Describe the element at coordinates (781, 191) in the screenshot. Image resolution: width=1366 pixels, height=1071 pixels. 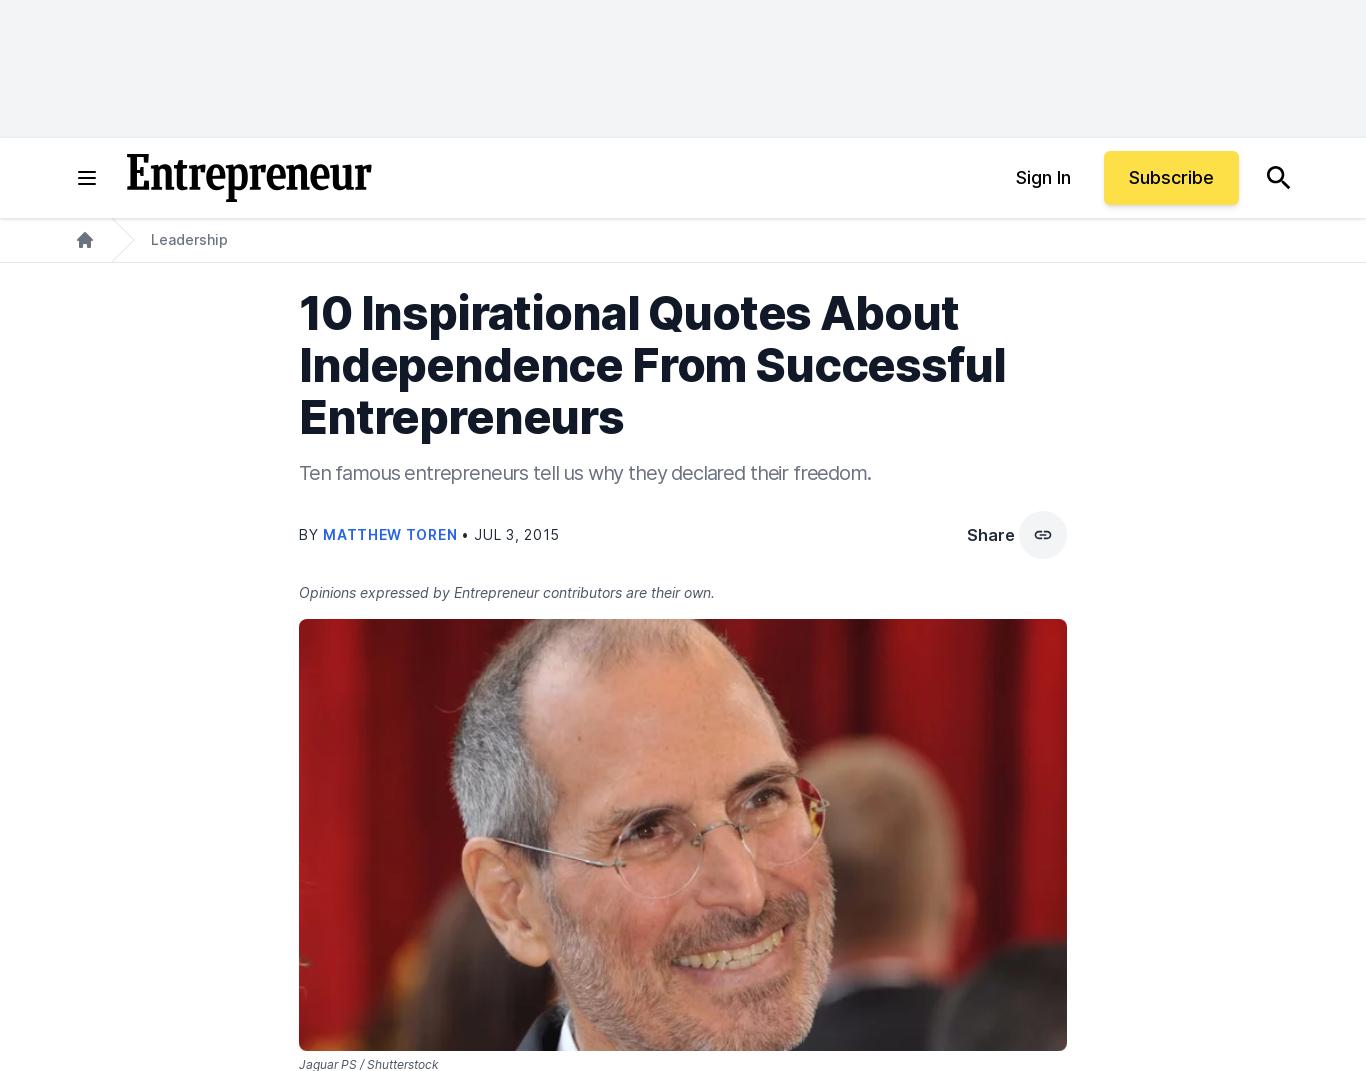
I see `'(Wiley). He's based in Vancouver, B.C.'` at that location.